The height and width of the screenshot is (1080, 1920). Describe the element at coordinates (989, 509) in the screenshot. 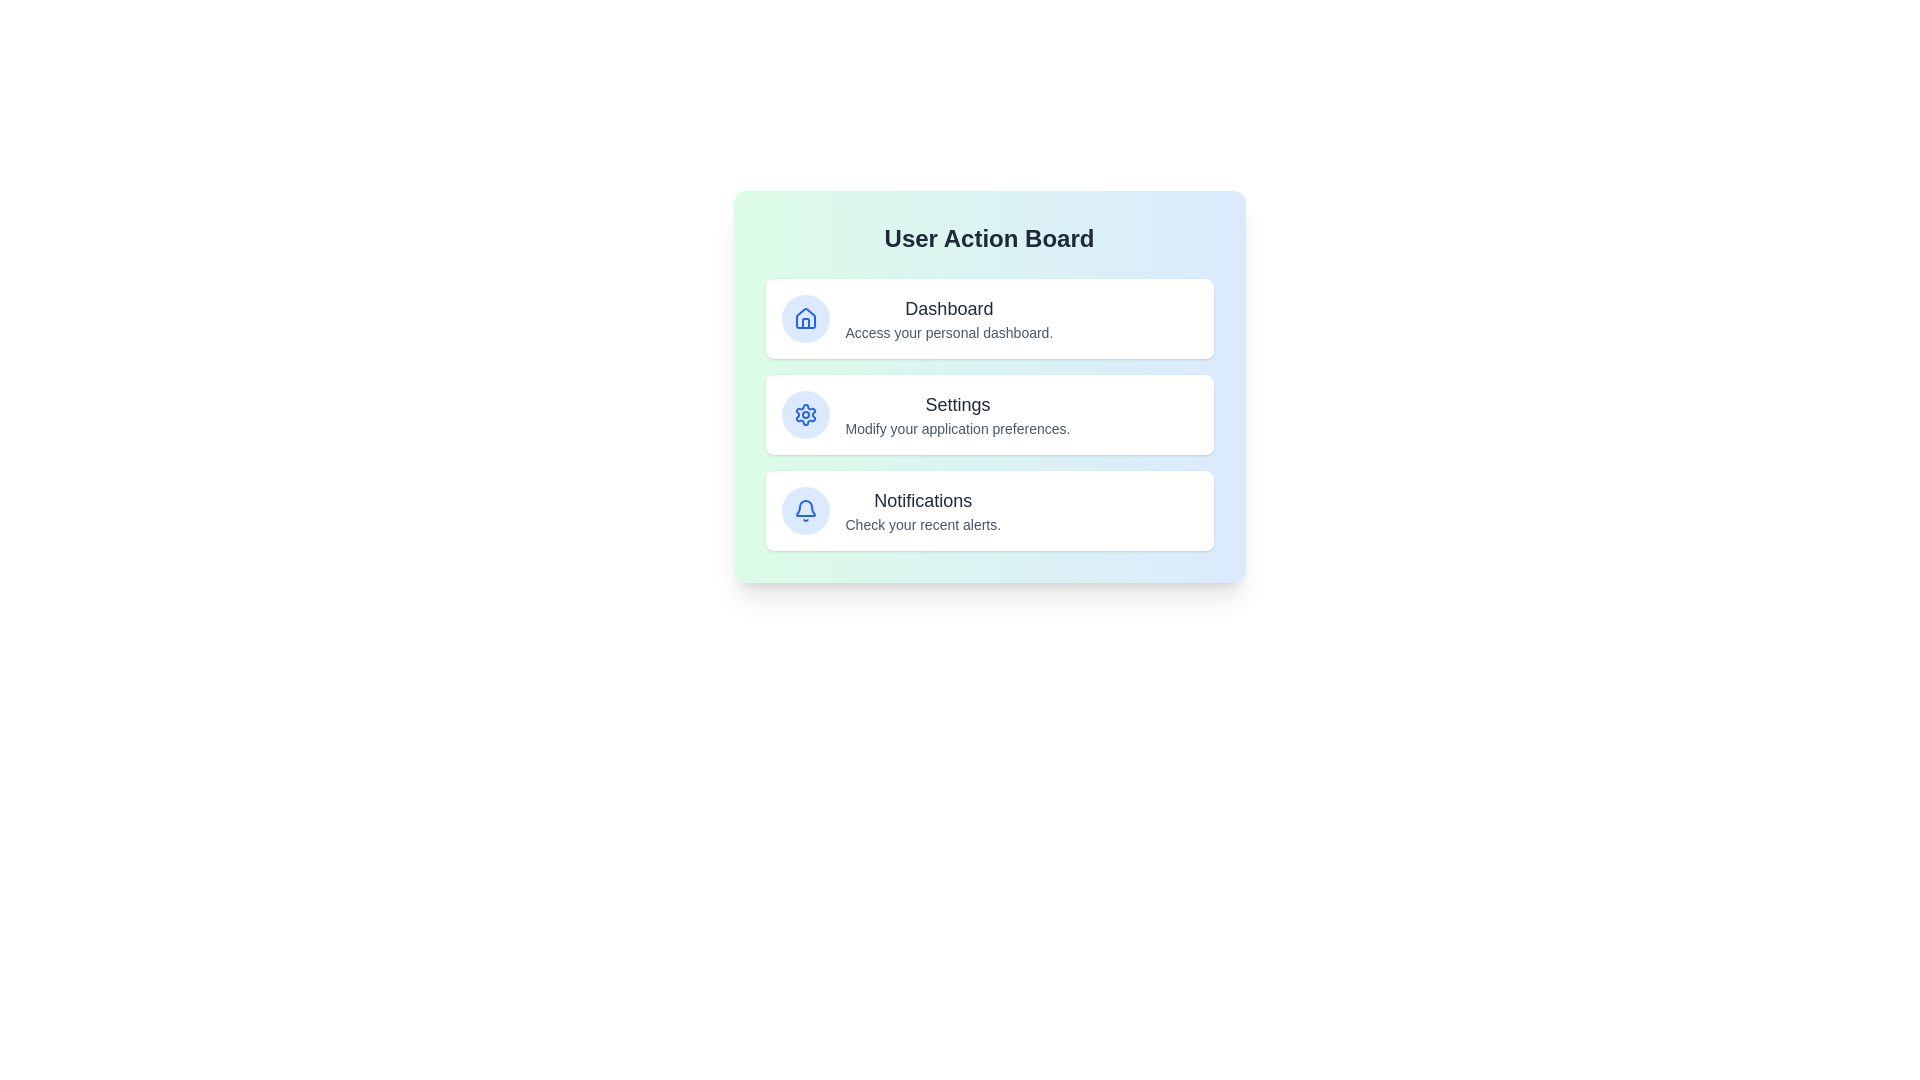

I see `the 'Notifications' card to view notifications` at that location.